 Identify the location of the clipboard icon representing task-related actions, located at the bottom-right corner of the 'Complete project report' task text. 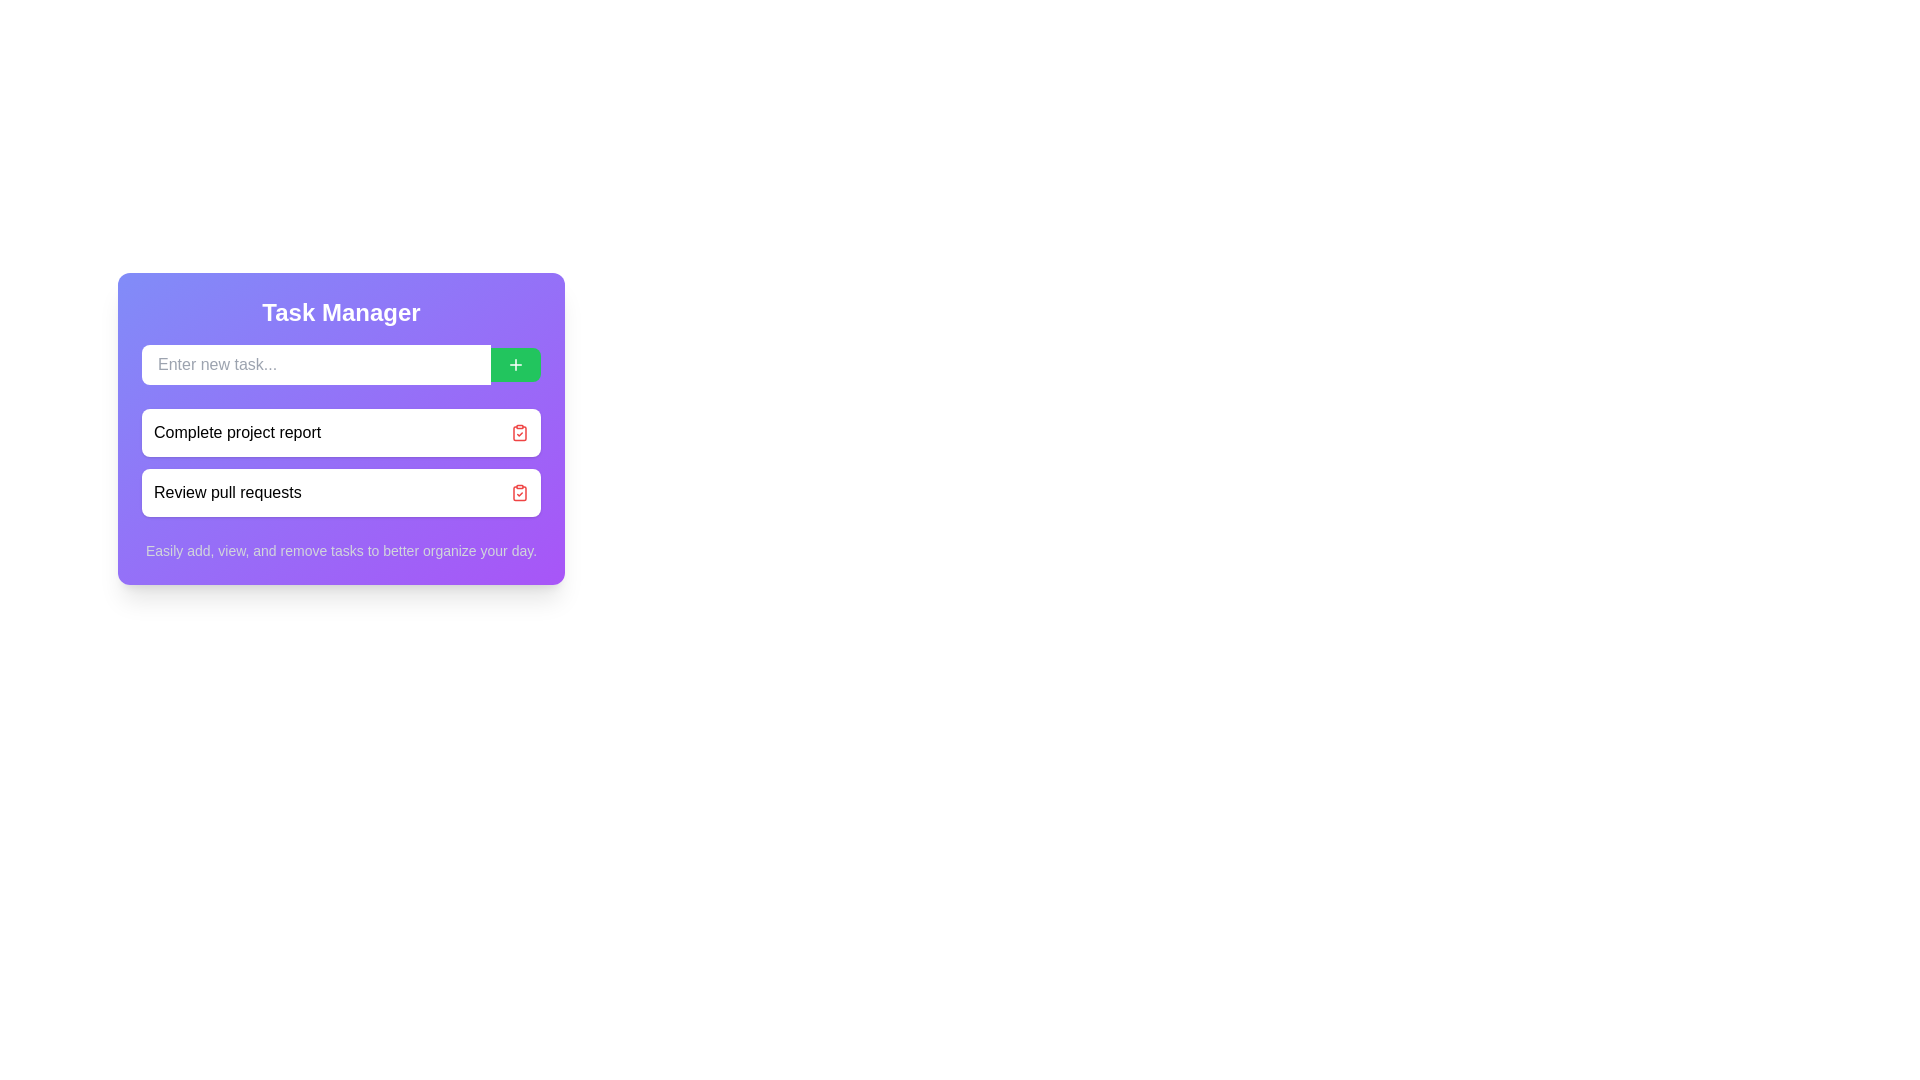
(519, 493).